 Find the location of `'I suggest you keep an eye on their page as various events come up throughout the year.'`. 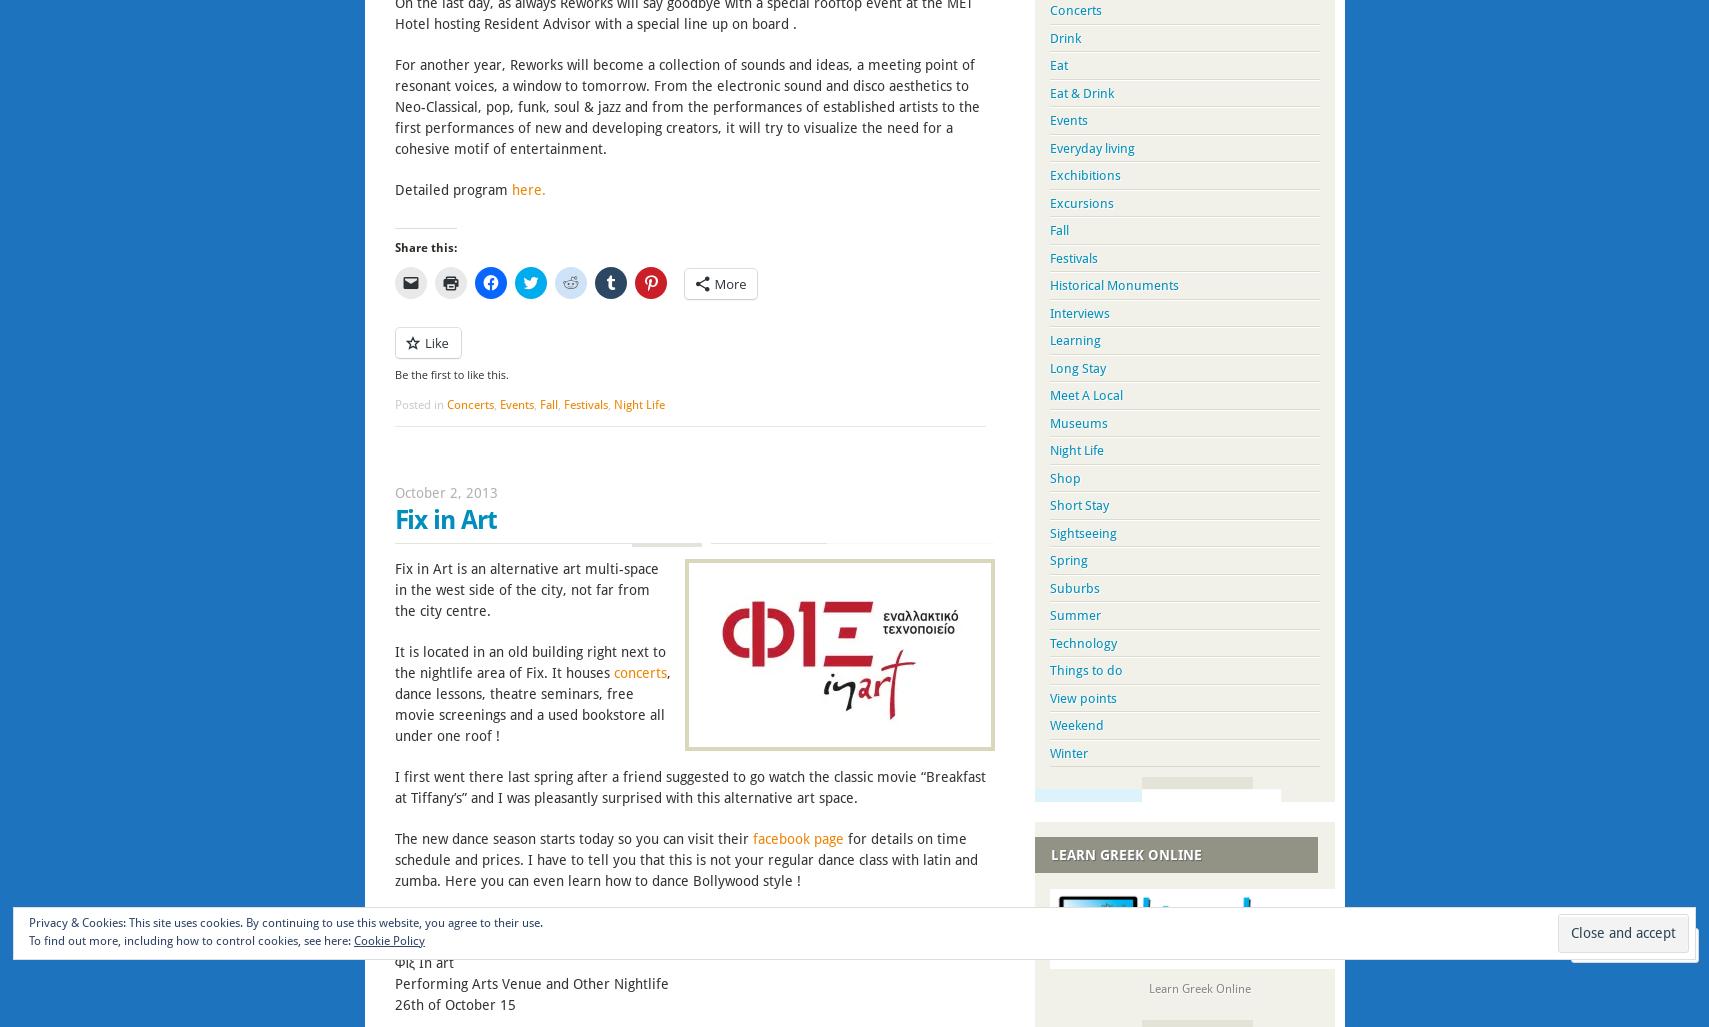

'I suggest you keep an eye on their page as various events come up throughout the year.' is located at coordinates (673, 921).